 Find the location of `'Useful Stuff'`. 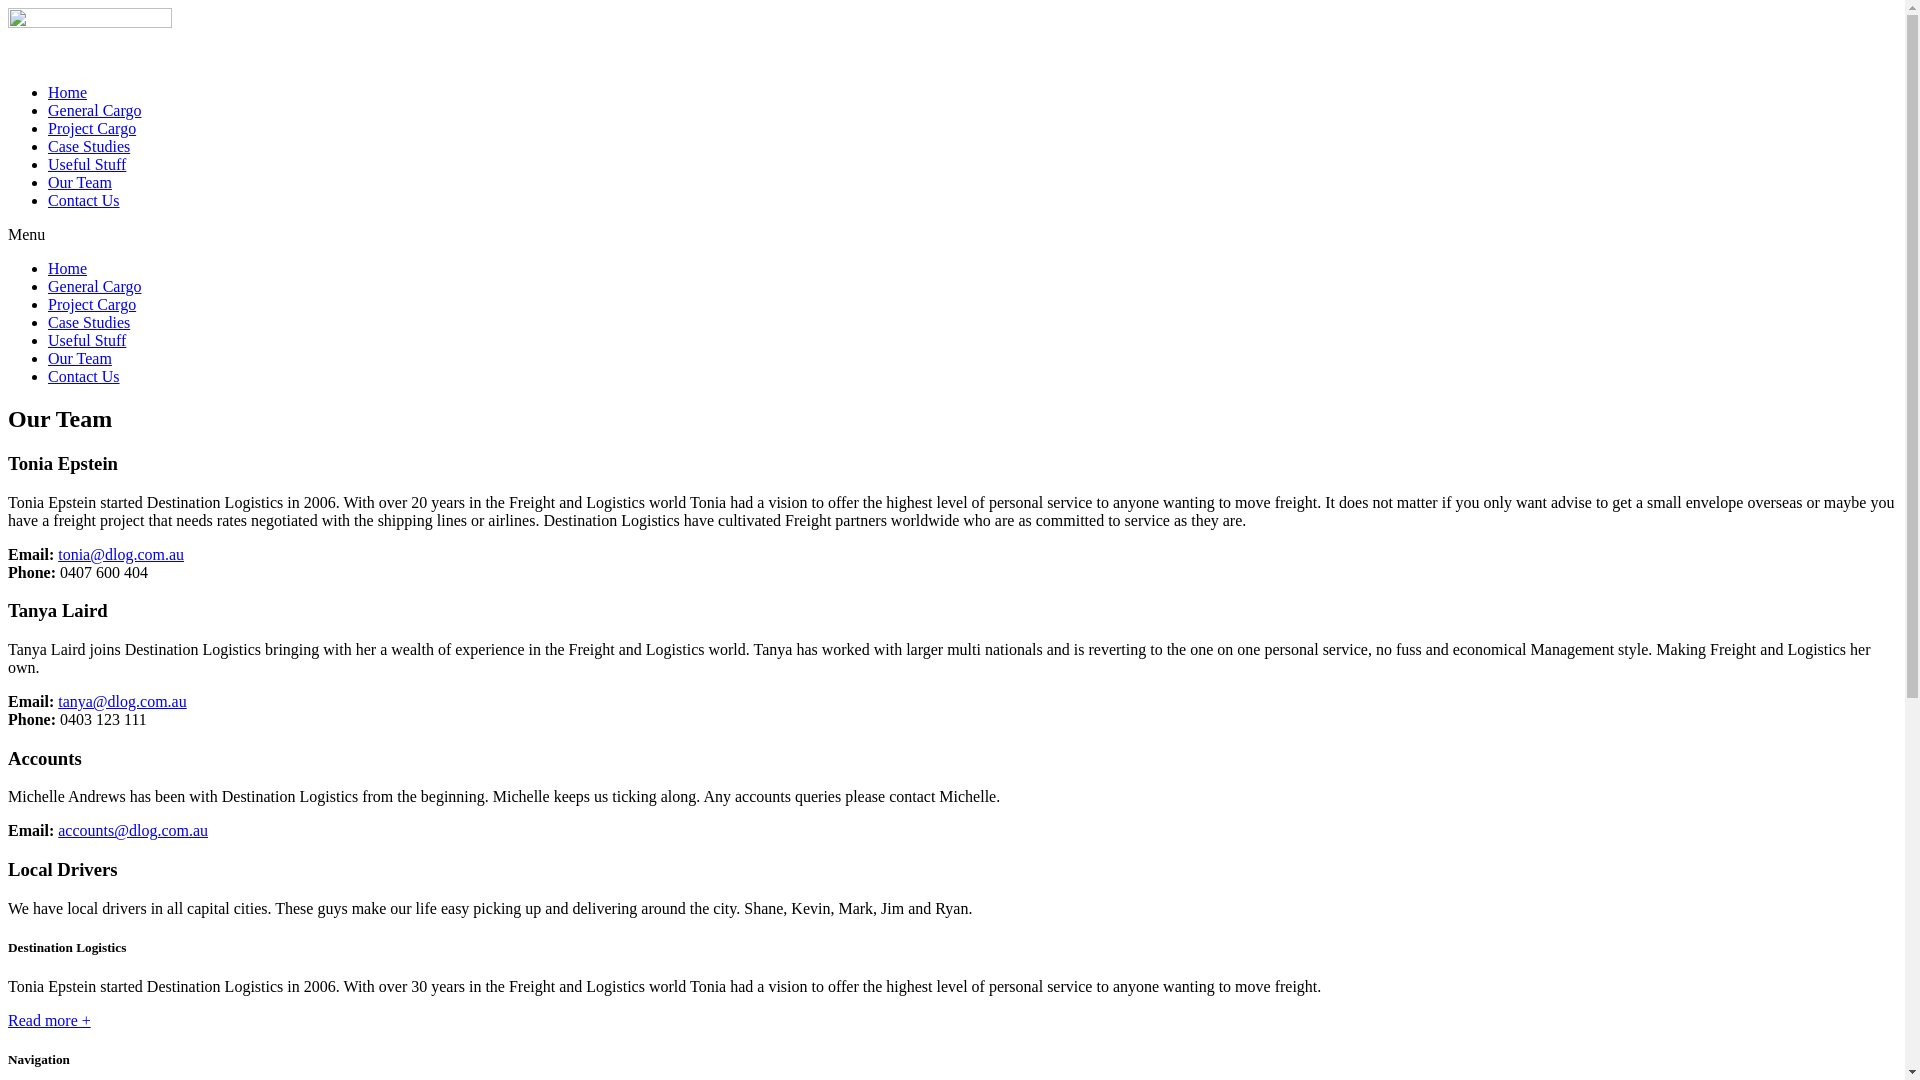

'Useful Stuff' is located at coordinates (85, 339).